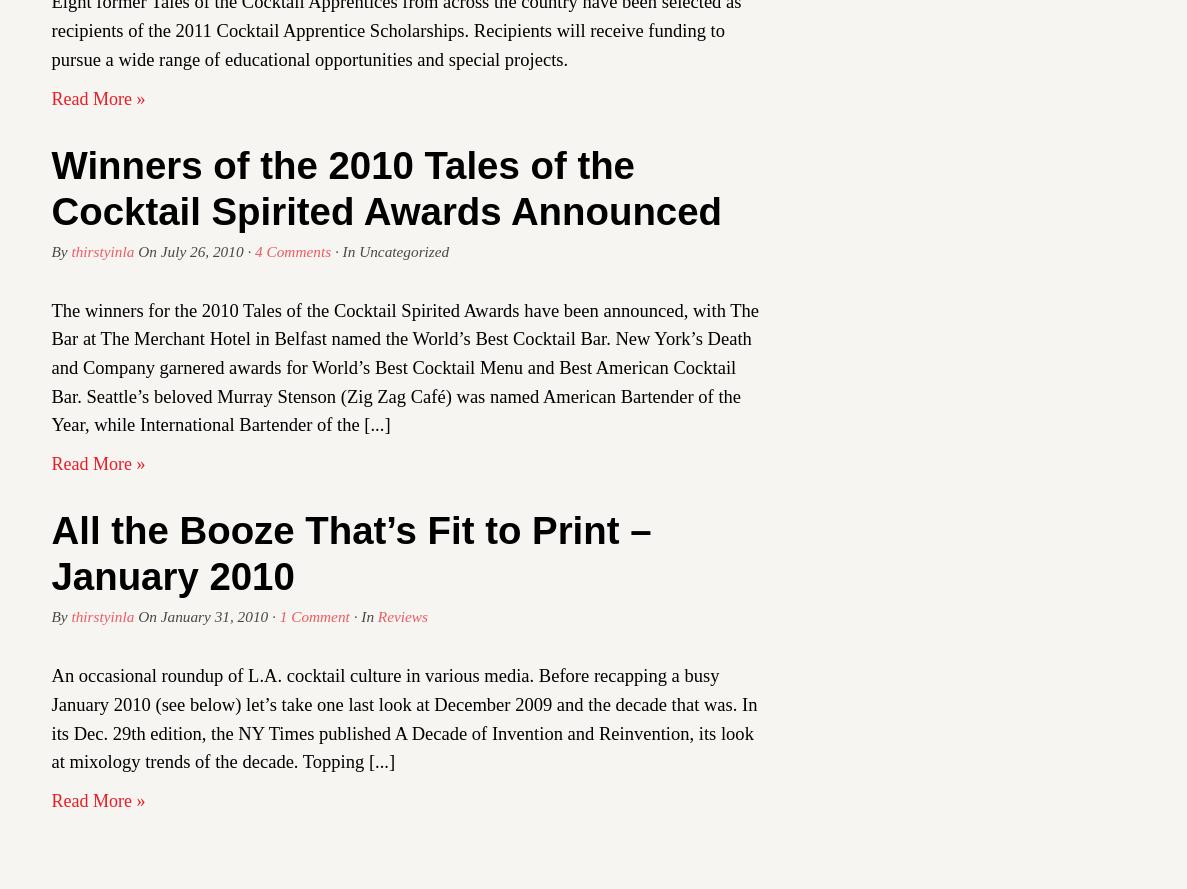 The image size is (1187, 889). What do you see at coordinates (405, 365) in the screenshot?
I see `'The winners for the 2010 Tales of the Cocktail Spirited Awards have been announced, with The Bar at The Merchant Hotel in Belfast named the World’s Best Cocktail Bar. New York’s Death and Company garnered awards for World’s Best Cocktail Menu and Best American Cocktail Bar. Seattle’s beloved Murray Stenson (Zig Zag Café) was named American Bartender of the Year, while International Bartender of the [...]'` at bounding box center [405, 365].